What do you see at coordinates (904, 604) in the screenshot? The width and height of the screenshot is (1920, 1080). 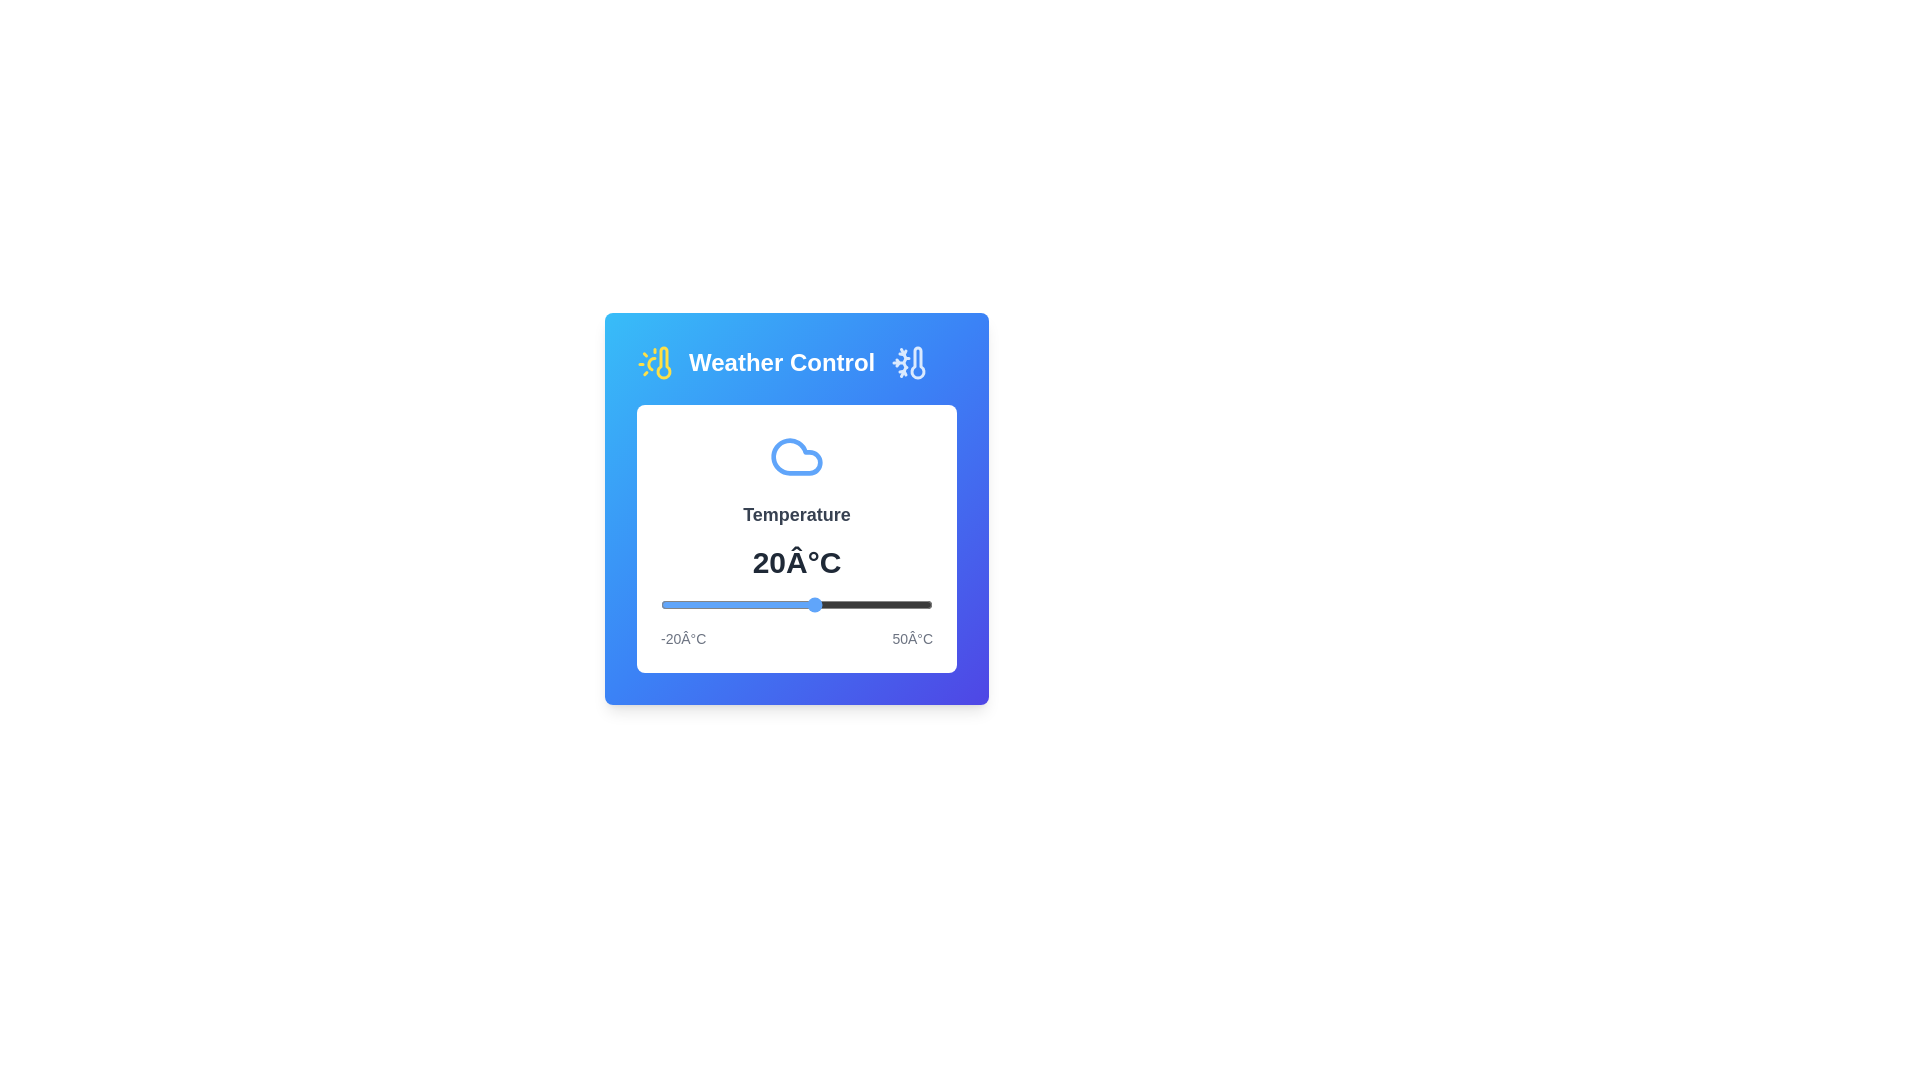 I see `the temperature to 43°C using the slider` at bounding box center [904, 604].